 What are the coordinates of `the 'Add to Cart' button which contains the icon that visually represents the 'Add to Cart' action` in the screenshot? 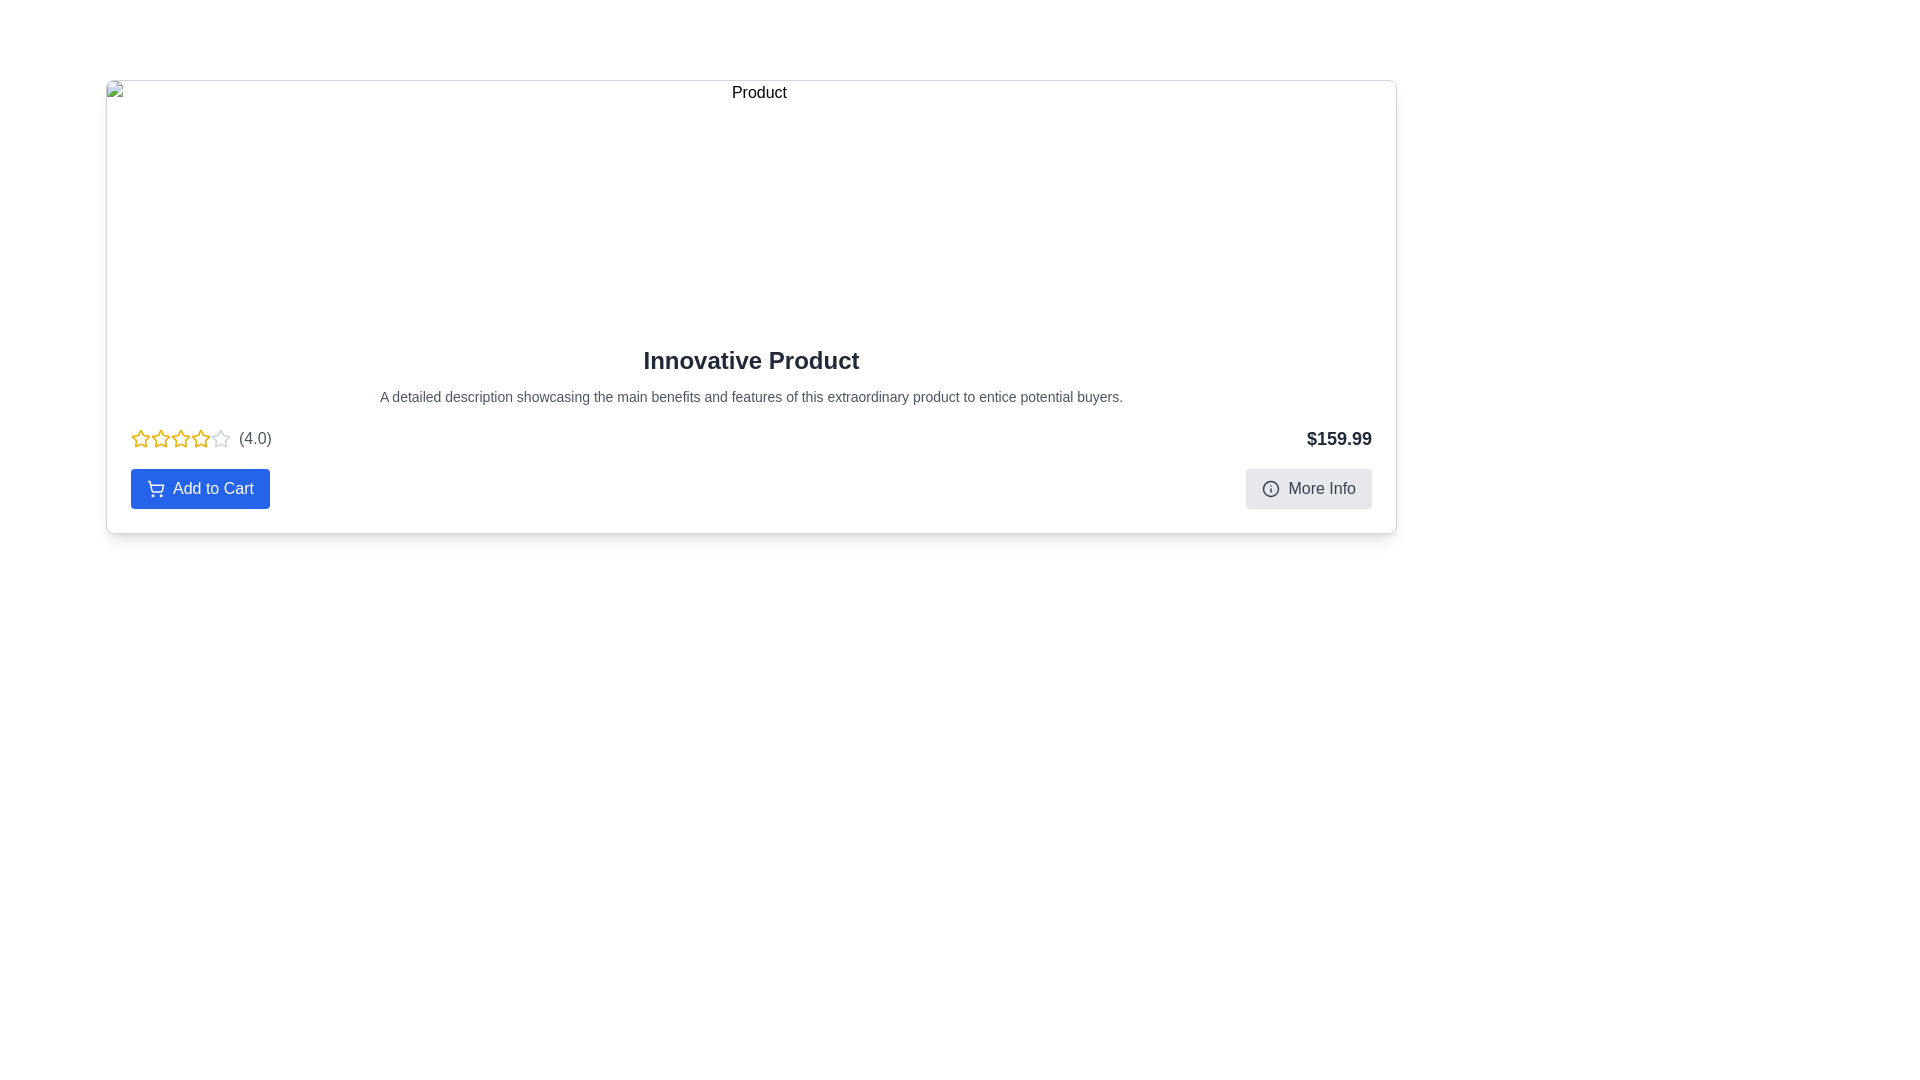 It's located at (155, 489).